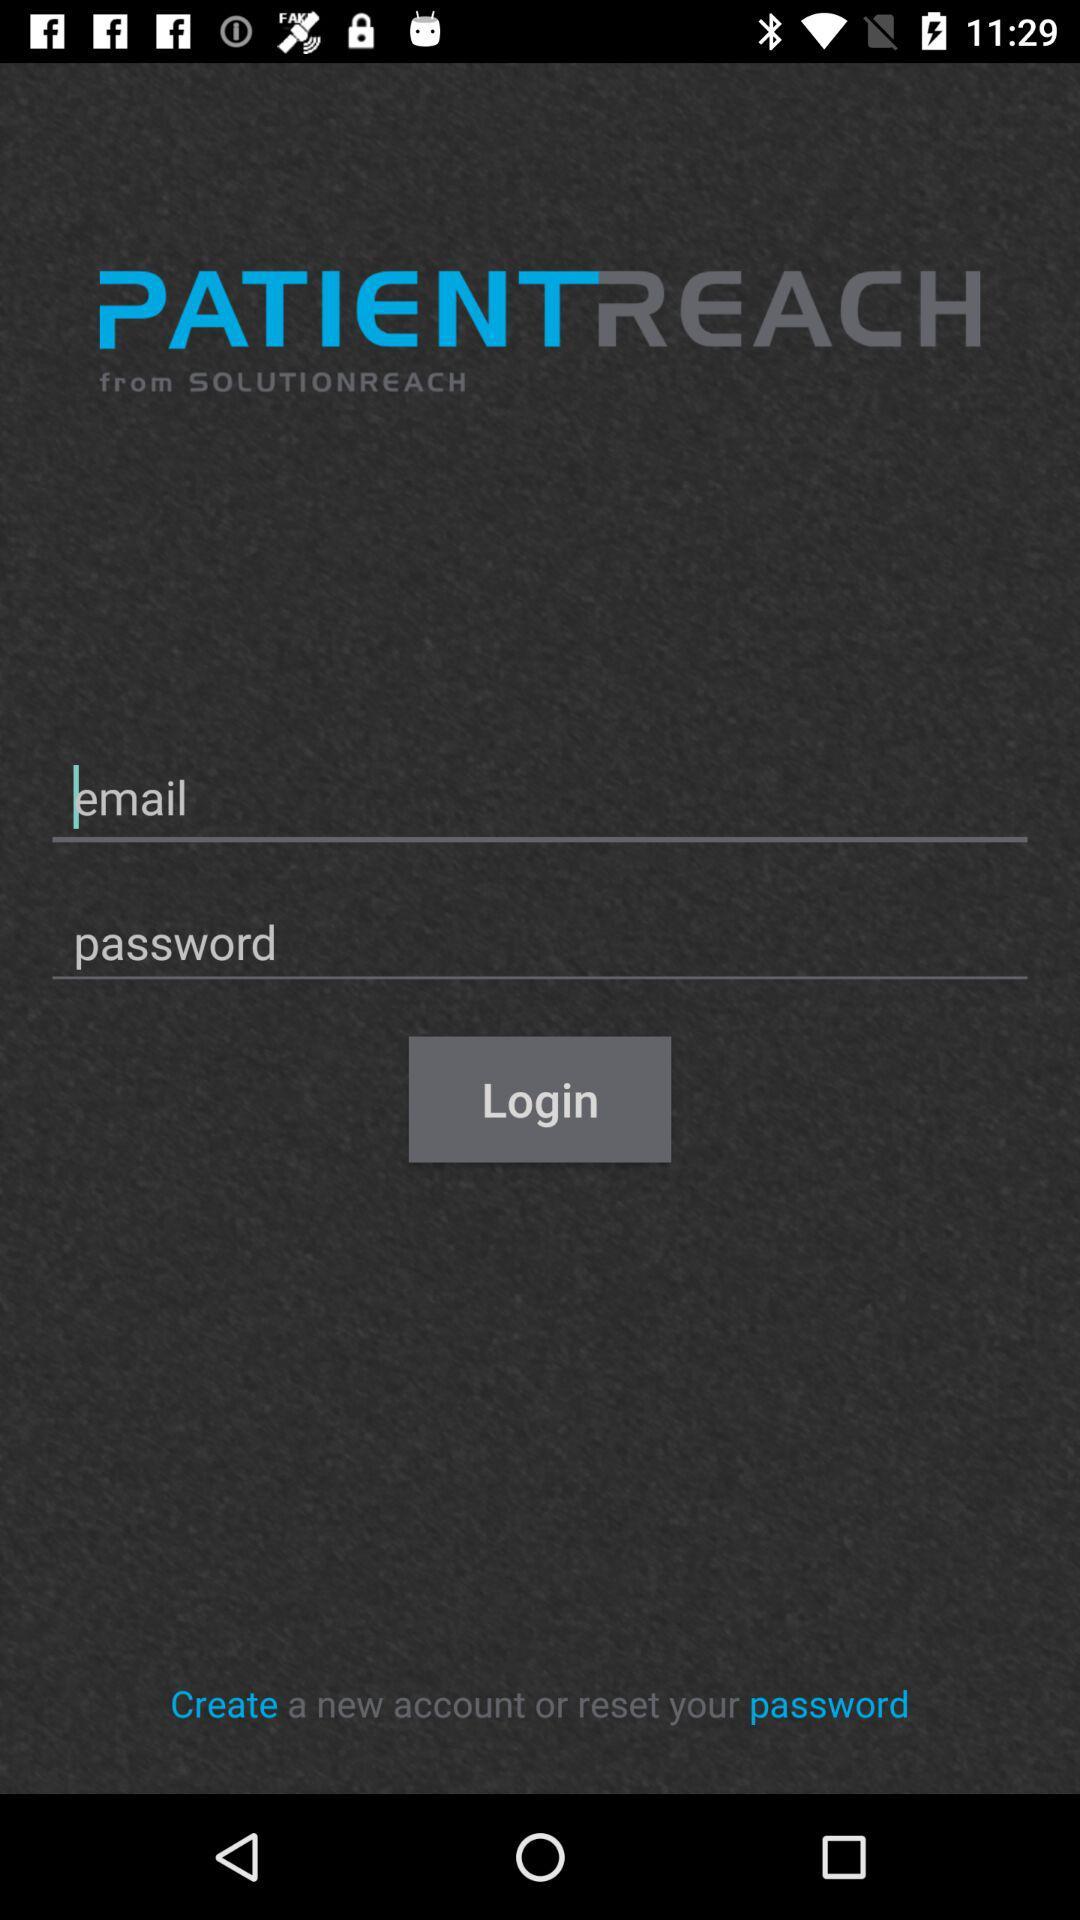 The width and height of the screenshot is (1080, 1920). Describe the element at coordinates (829, 1702) in the screenshot. I see `the icon to the right of the a new account icon` at that location.